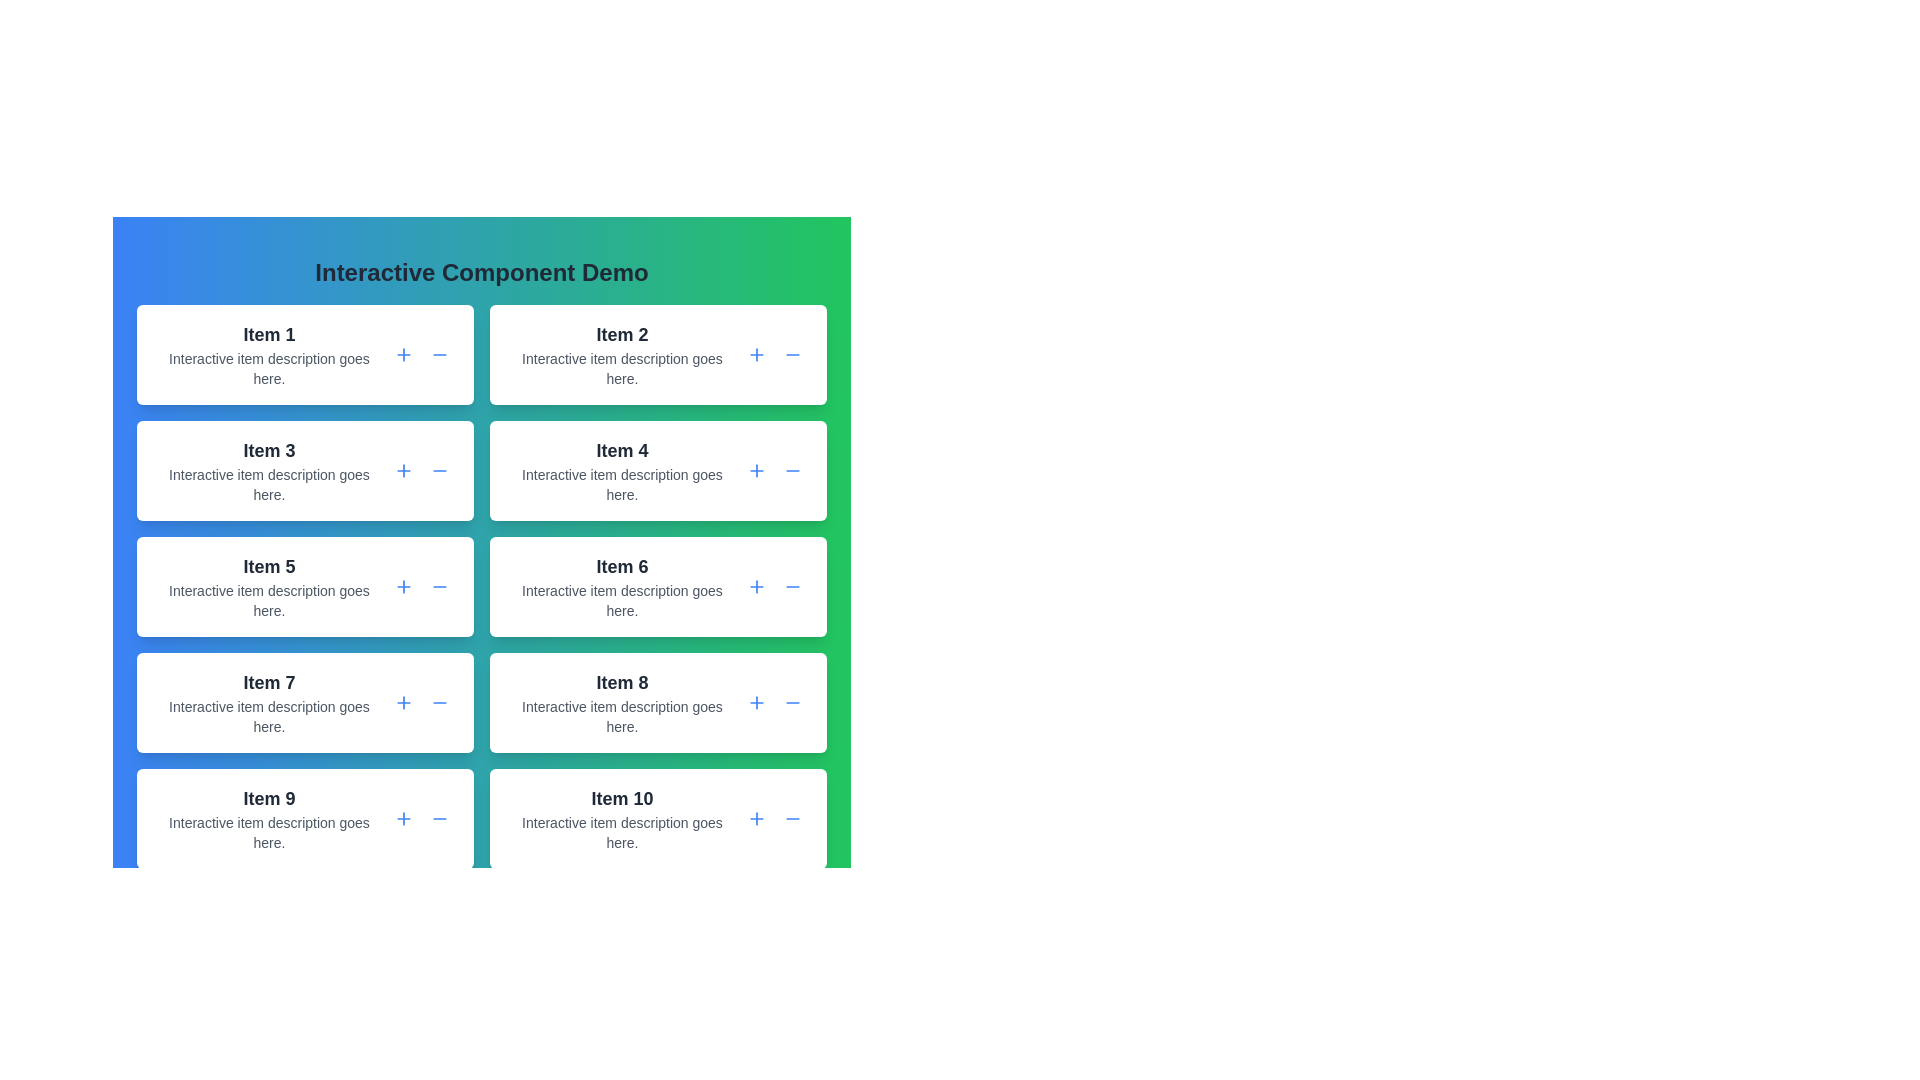 Image resolution: width=1920 pixels, height=1080 pixels. I want to click on the descriptive Text block located in the bottom-right card of the grid layout, directly below the title text 'Item 10', so click(621, 833).